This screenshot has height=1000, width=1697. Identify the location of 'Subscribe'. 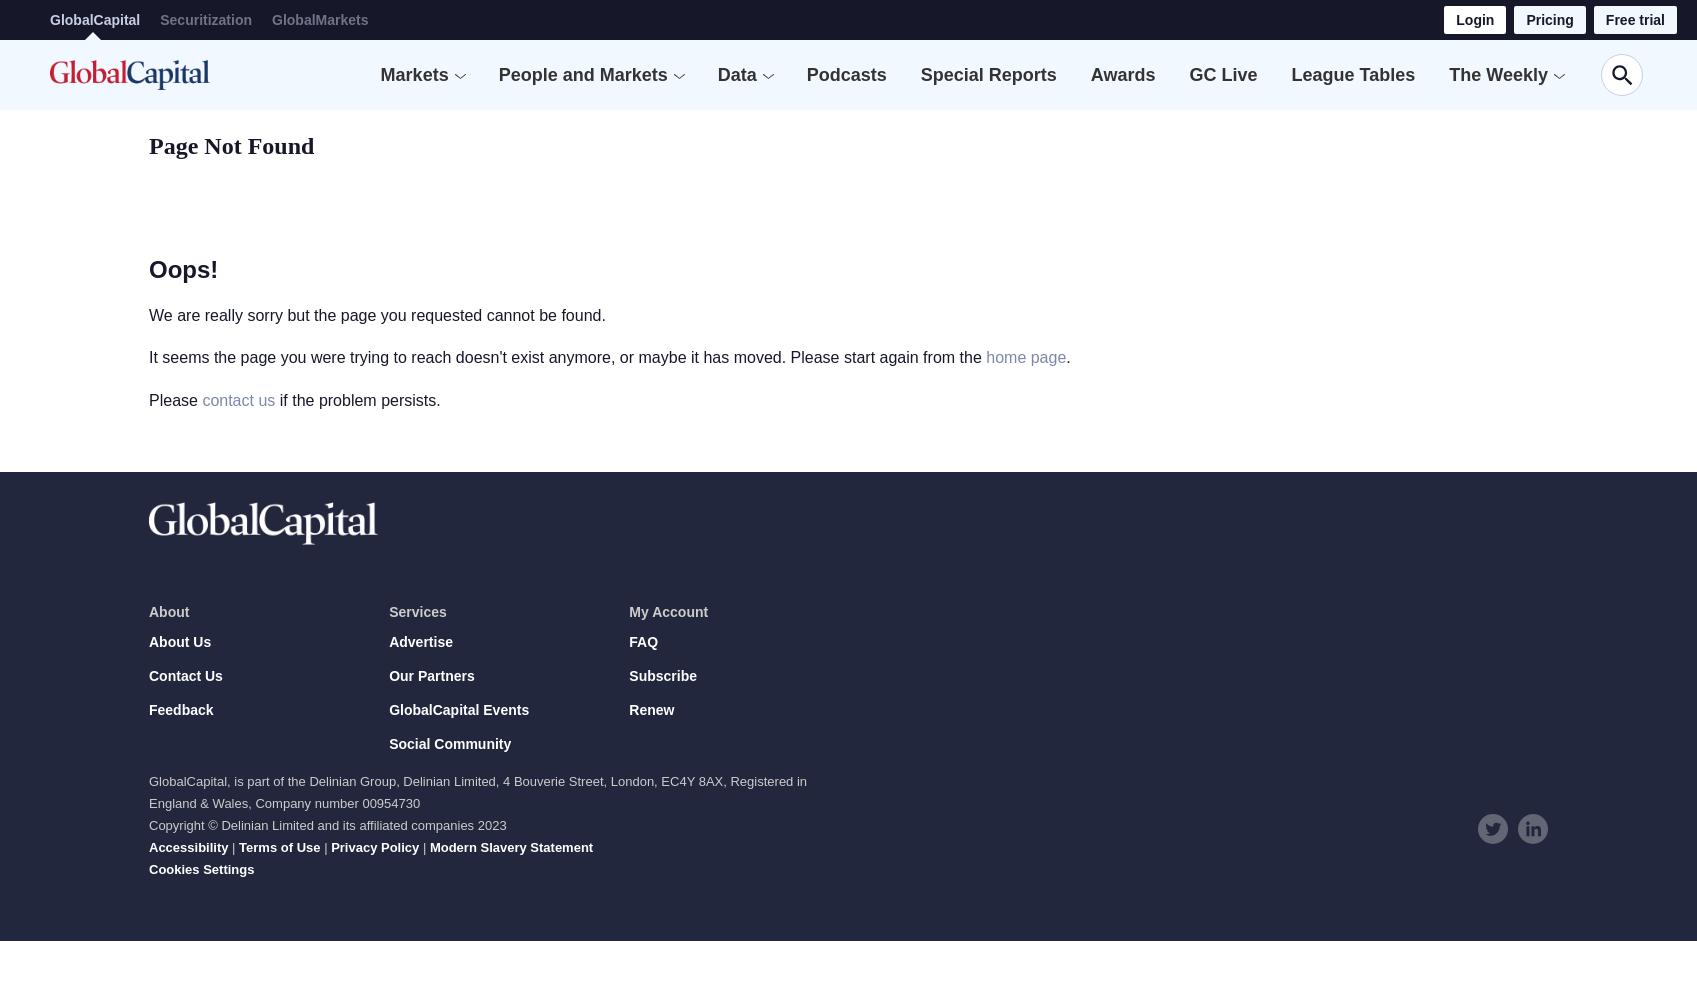
(663, 676).